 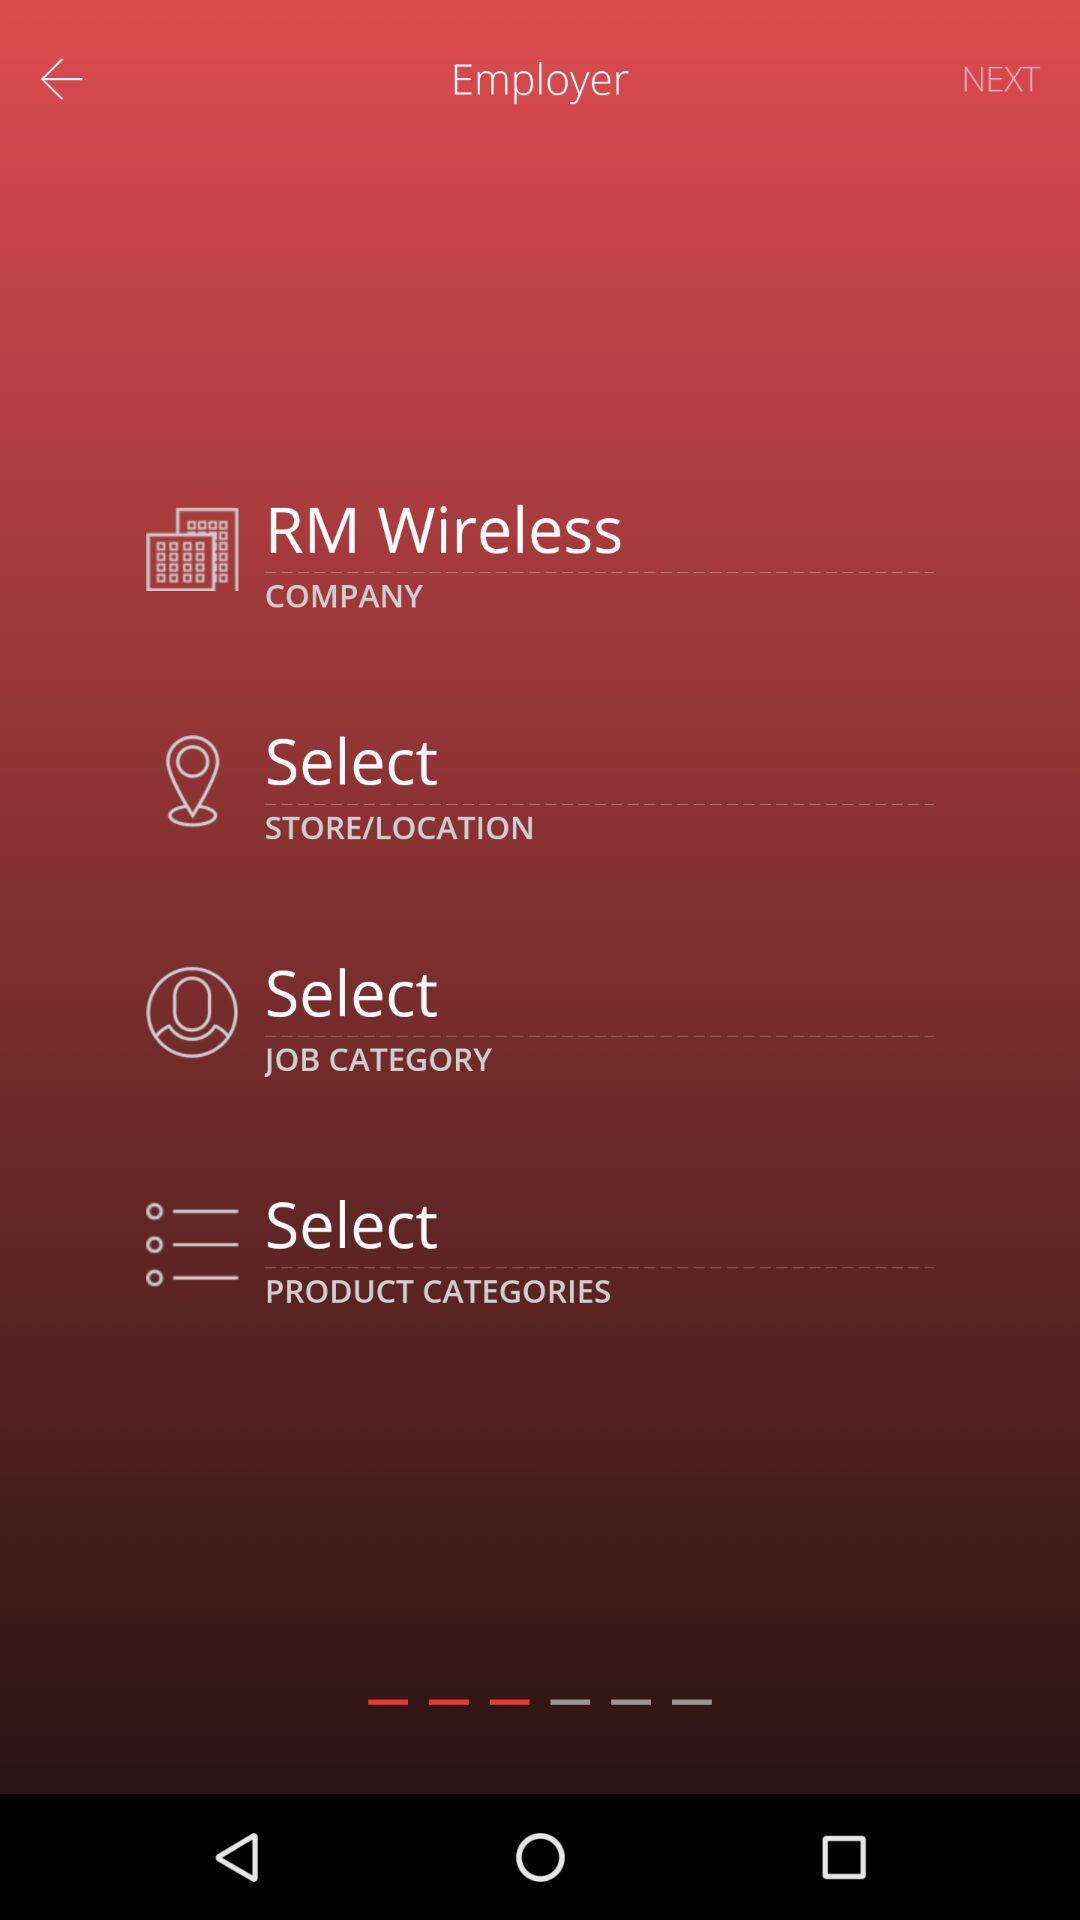 What do you see at coordinates (598, 1222) in the screenshot?
I see `product categories` at bounding box center [598, 1222].